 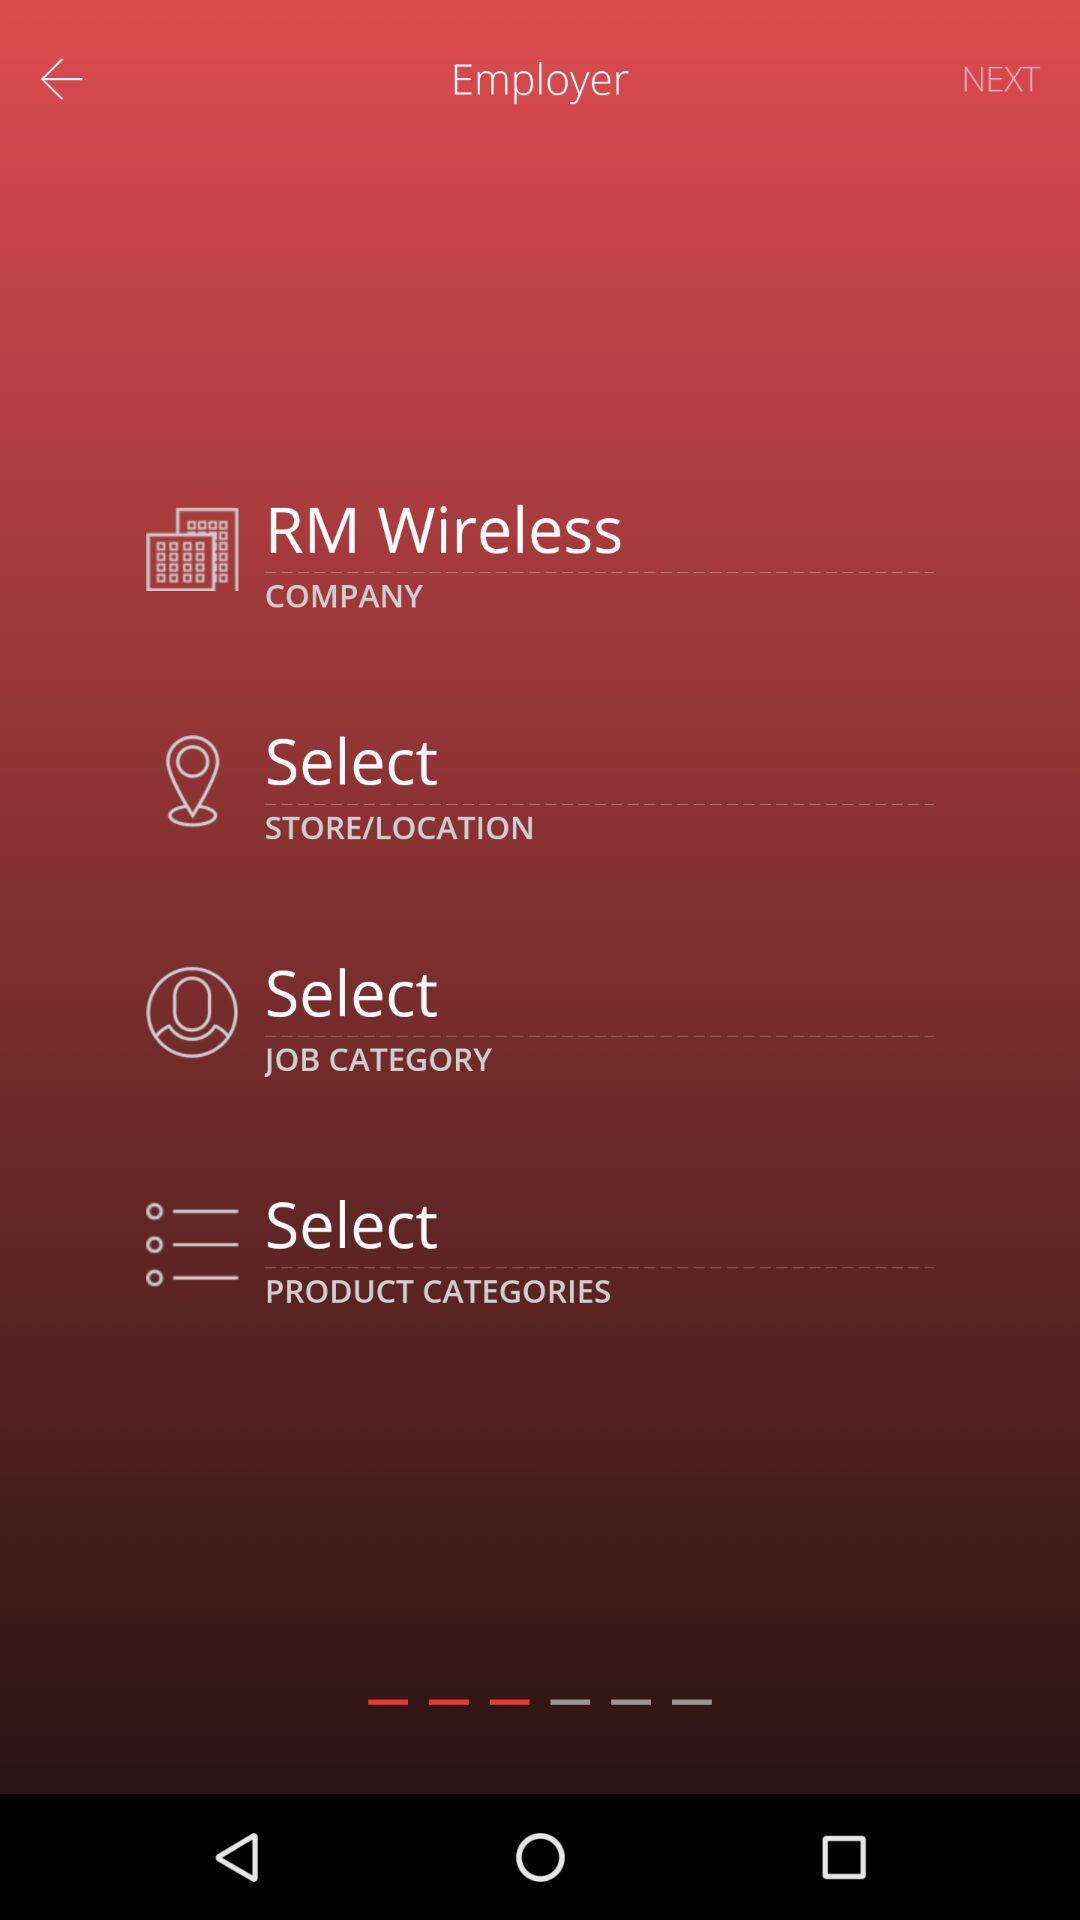 What do you see at coordinates (598, 1222) in the screenshot?
I see `product categories` at bounding box center [598, 1222].